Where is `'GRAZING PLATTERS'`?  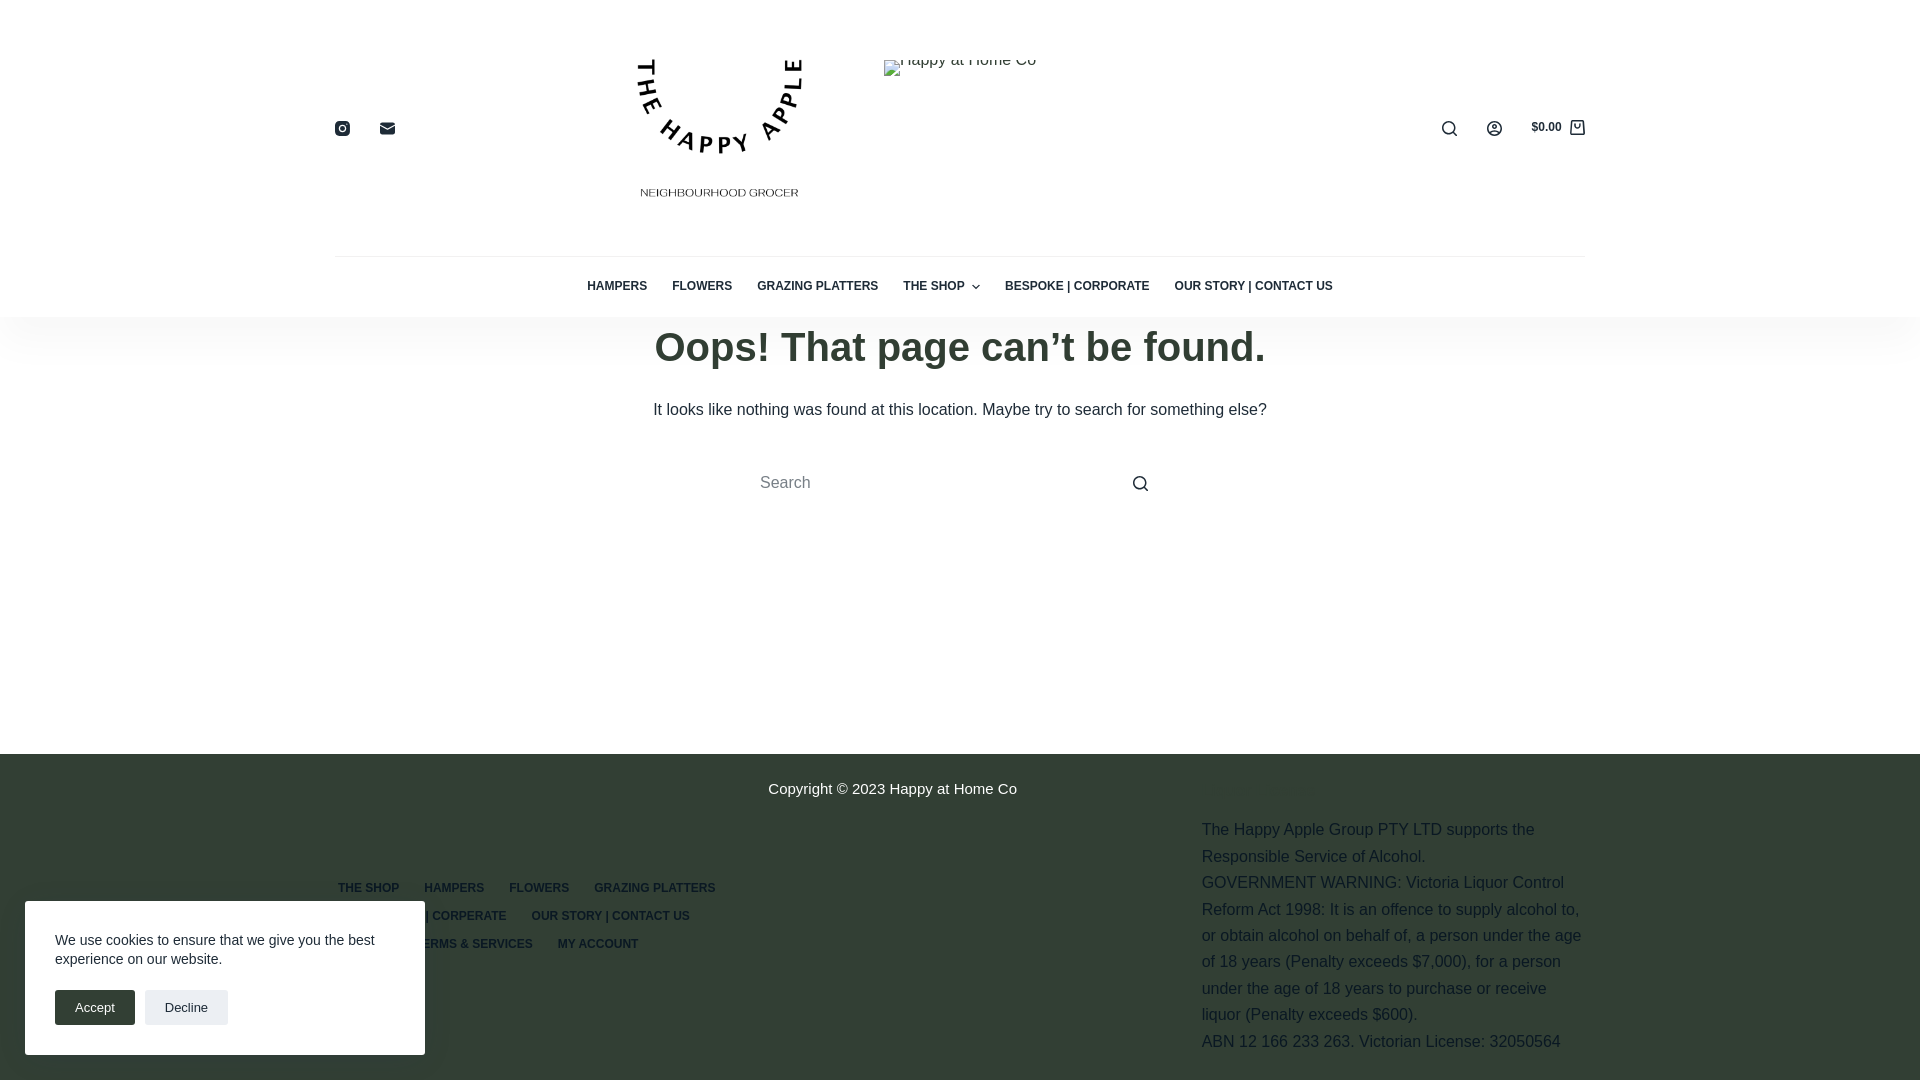 'GRAZING PLATTERS' is located at coordinates (817, 286).